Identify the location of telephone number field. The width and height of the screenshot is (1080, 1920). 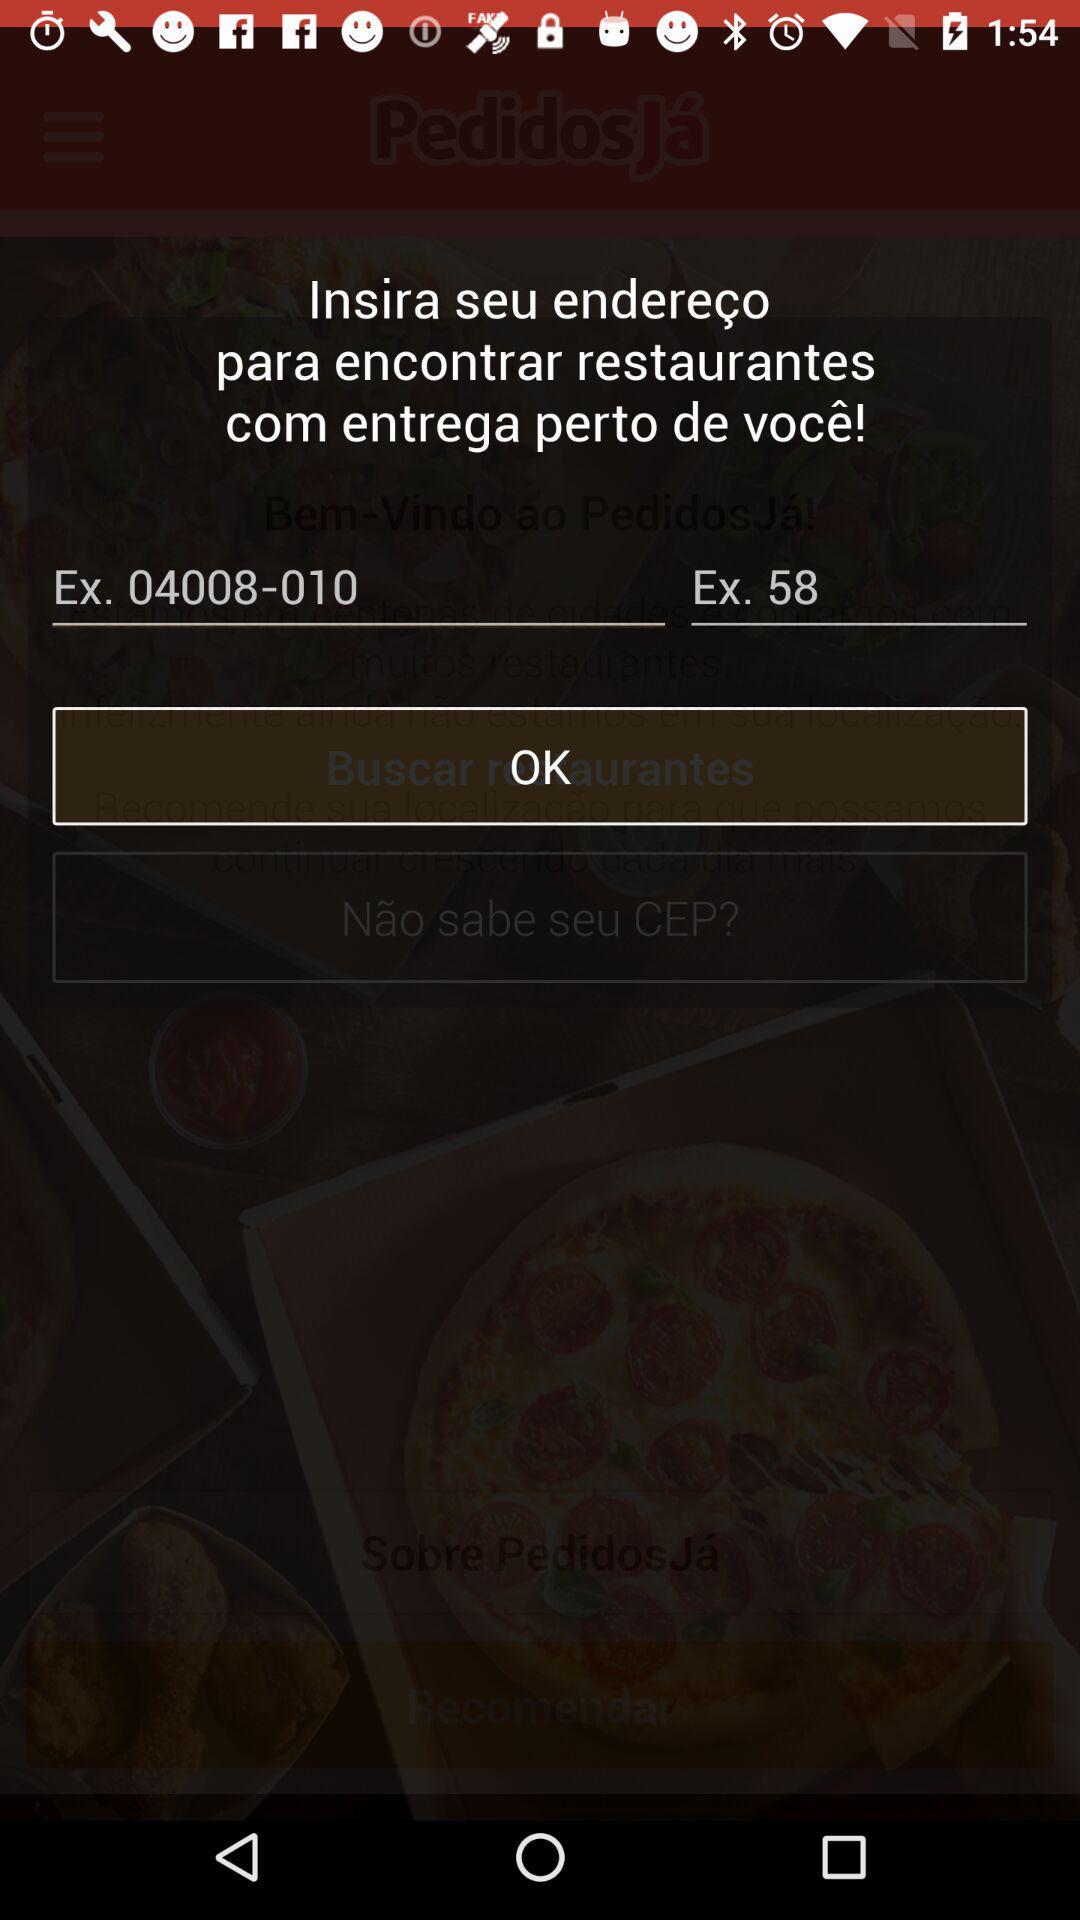
(357, 563).